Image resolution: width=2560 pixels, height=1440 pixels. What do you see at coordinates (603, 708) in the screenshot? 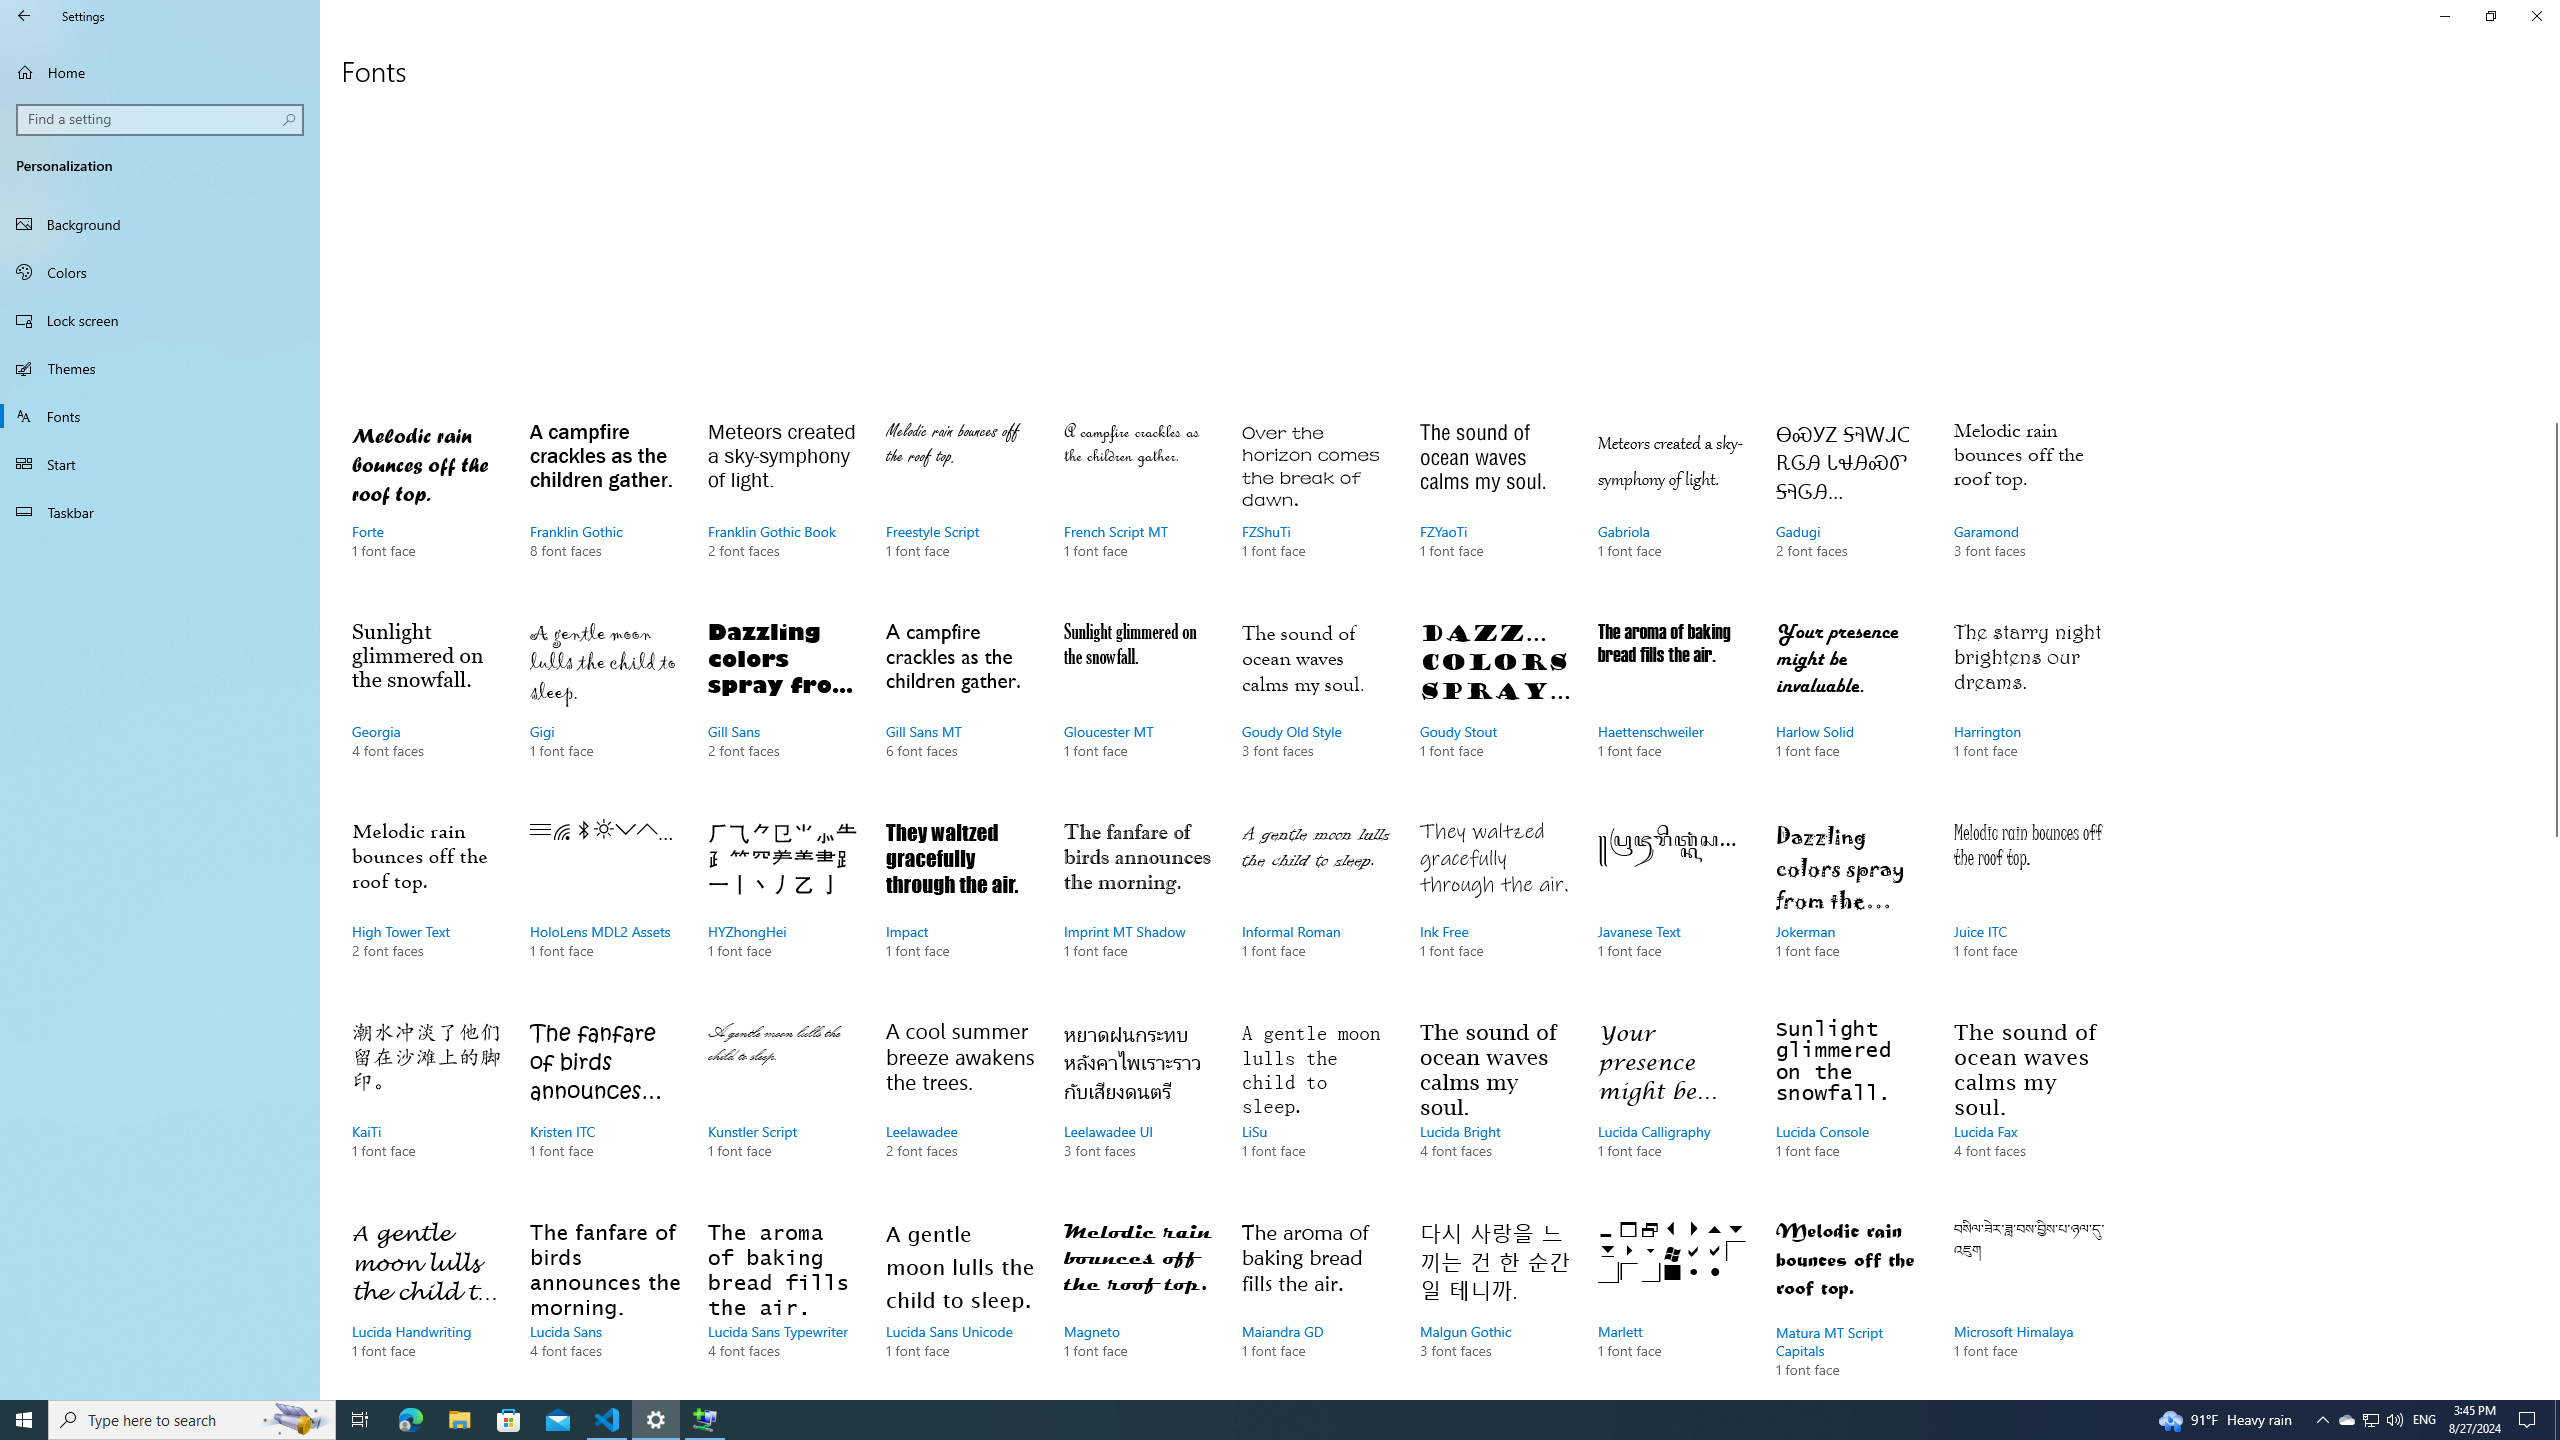
I see `'Gigi, 1 font face'` at bounding box center [603, 708].